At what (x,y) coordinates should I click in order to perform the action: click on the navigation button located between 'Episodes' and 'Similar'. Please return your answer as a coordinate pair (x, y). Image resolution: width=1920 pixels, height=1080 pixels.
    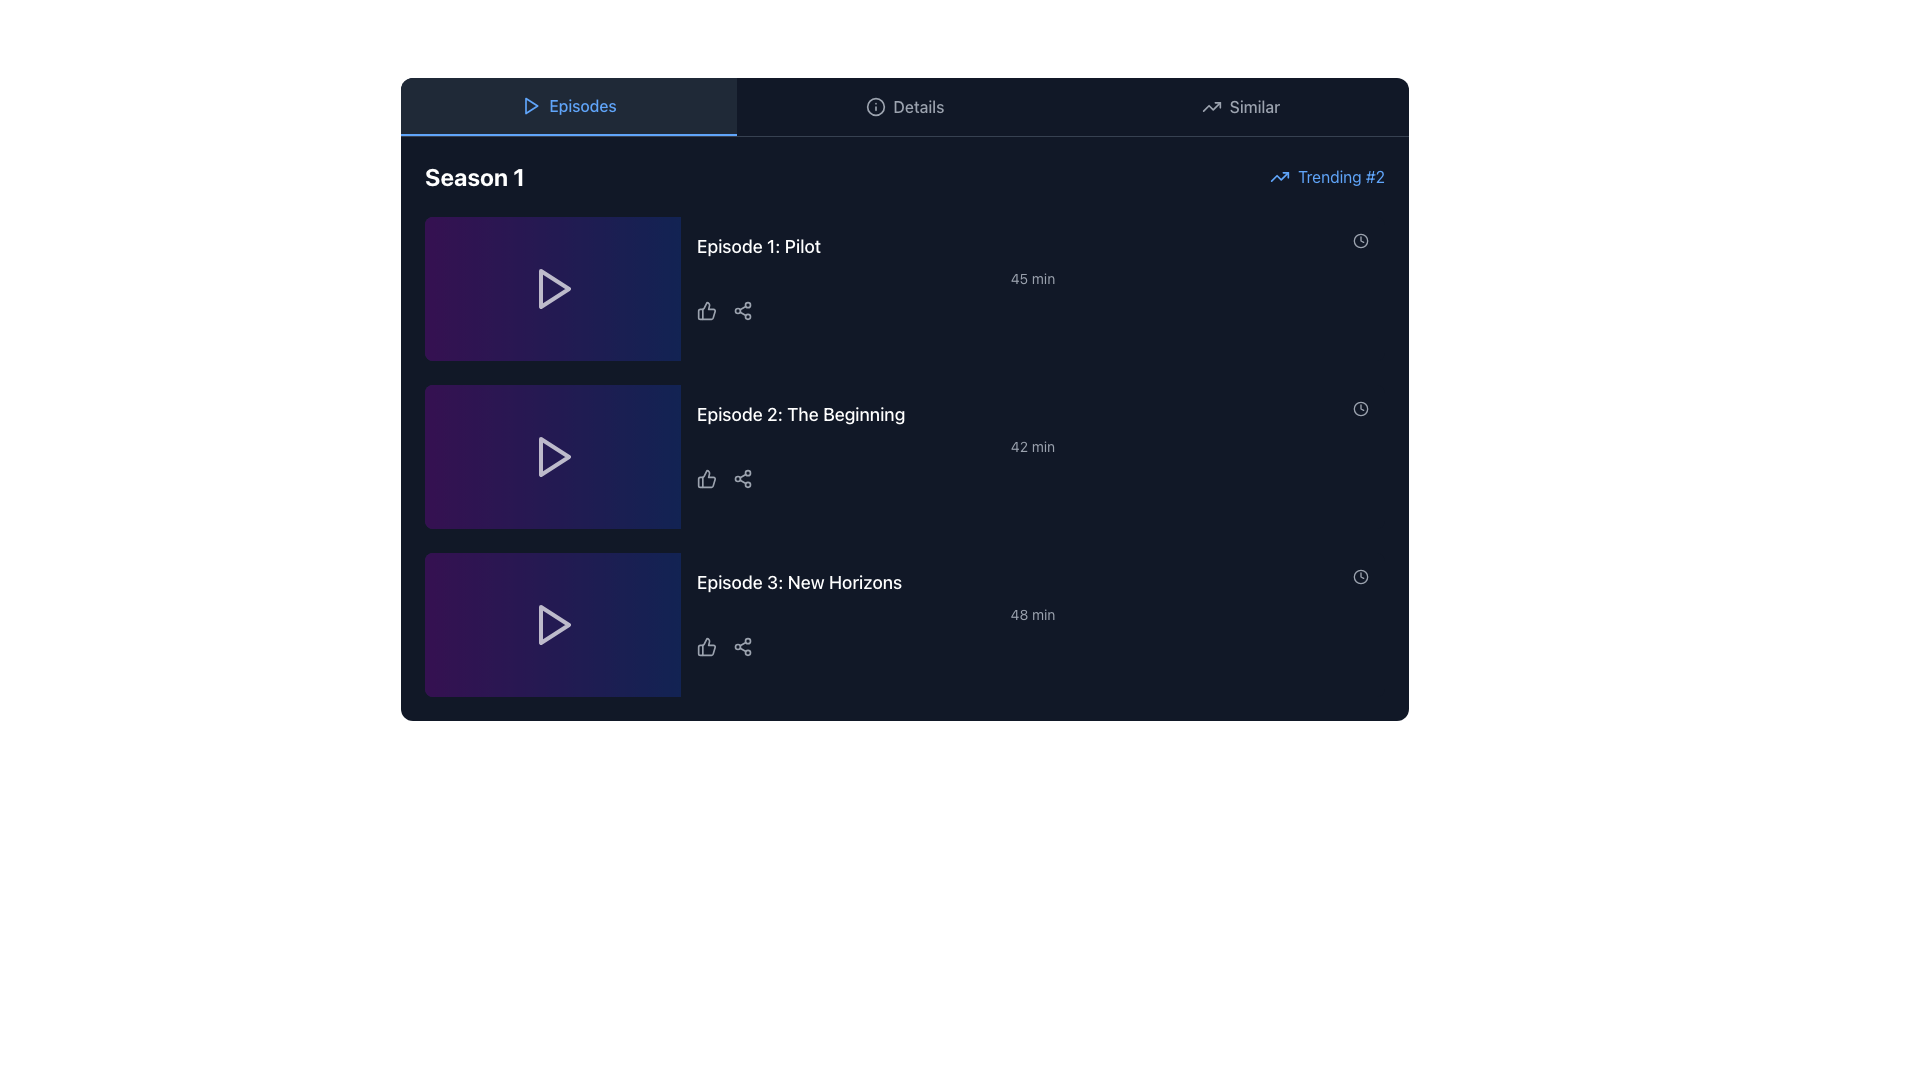
    Looking at the image, I should click on (904, 107).